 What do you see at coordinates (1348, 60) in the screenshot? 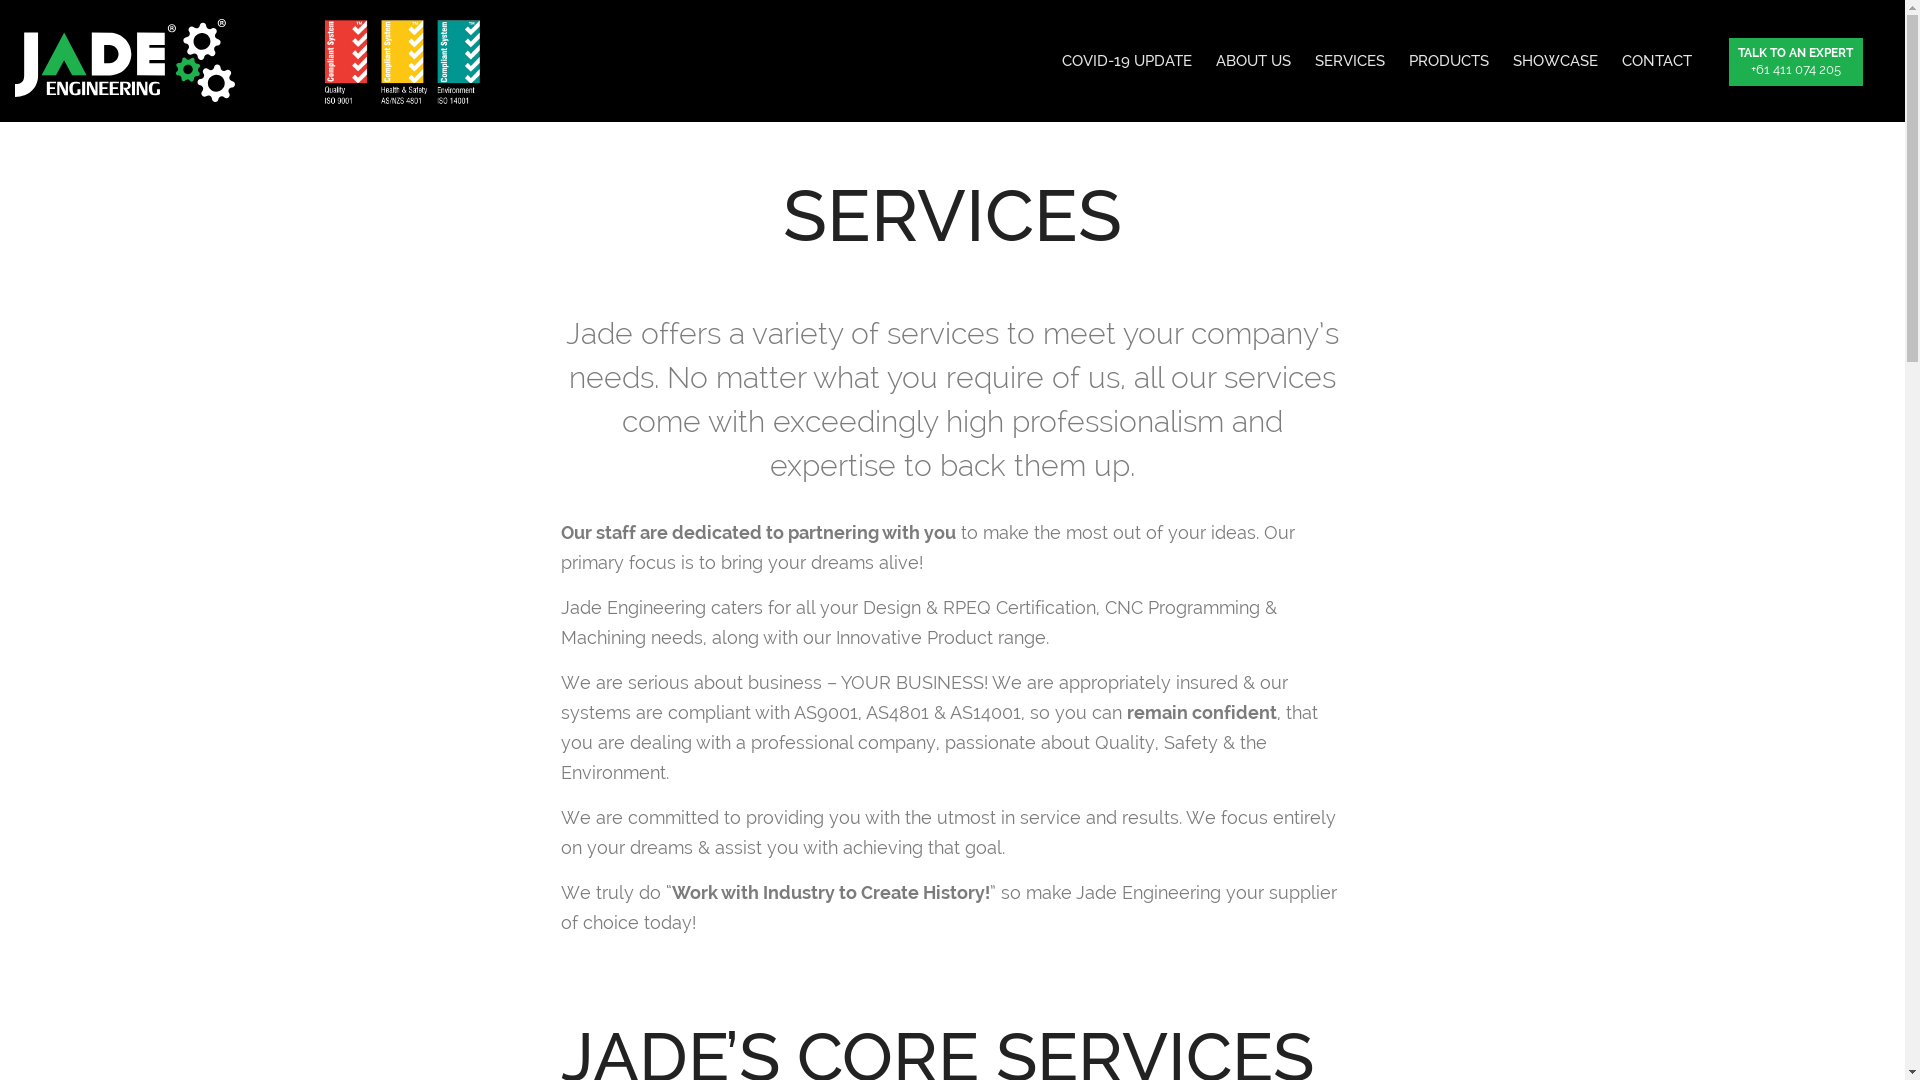
I see `'SERVICES'` at bounding box center [1348, 60].